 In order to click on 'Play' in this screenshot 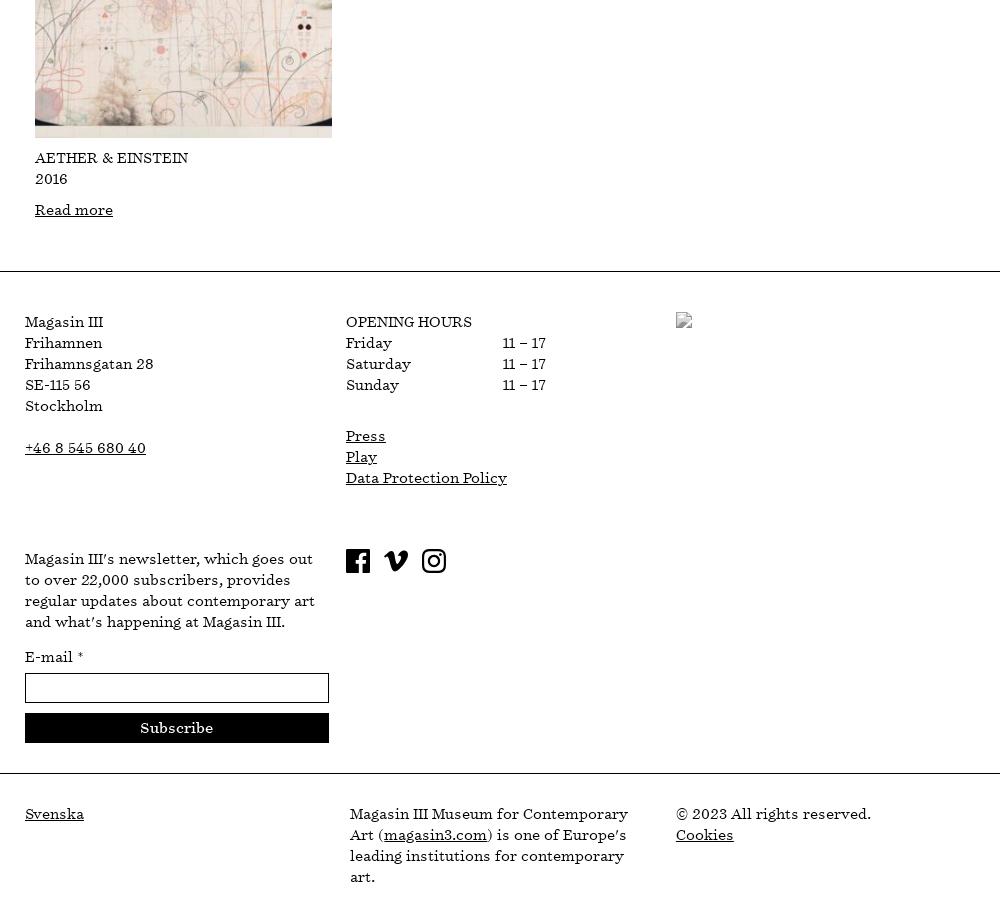, I will do `click(359, 456)`.